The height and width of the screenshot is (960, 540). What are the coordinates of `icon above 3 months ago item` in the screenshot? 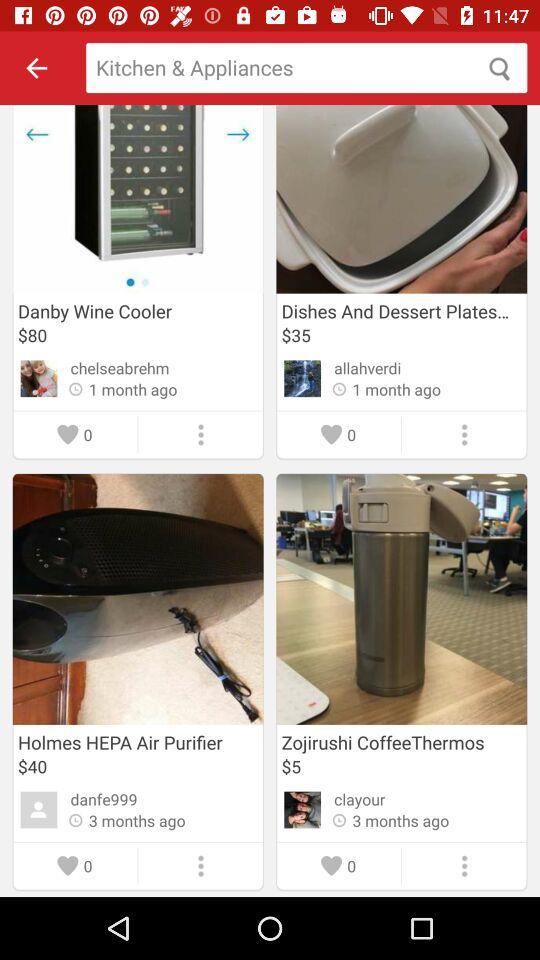 It's located at (104, 799).